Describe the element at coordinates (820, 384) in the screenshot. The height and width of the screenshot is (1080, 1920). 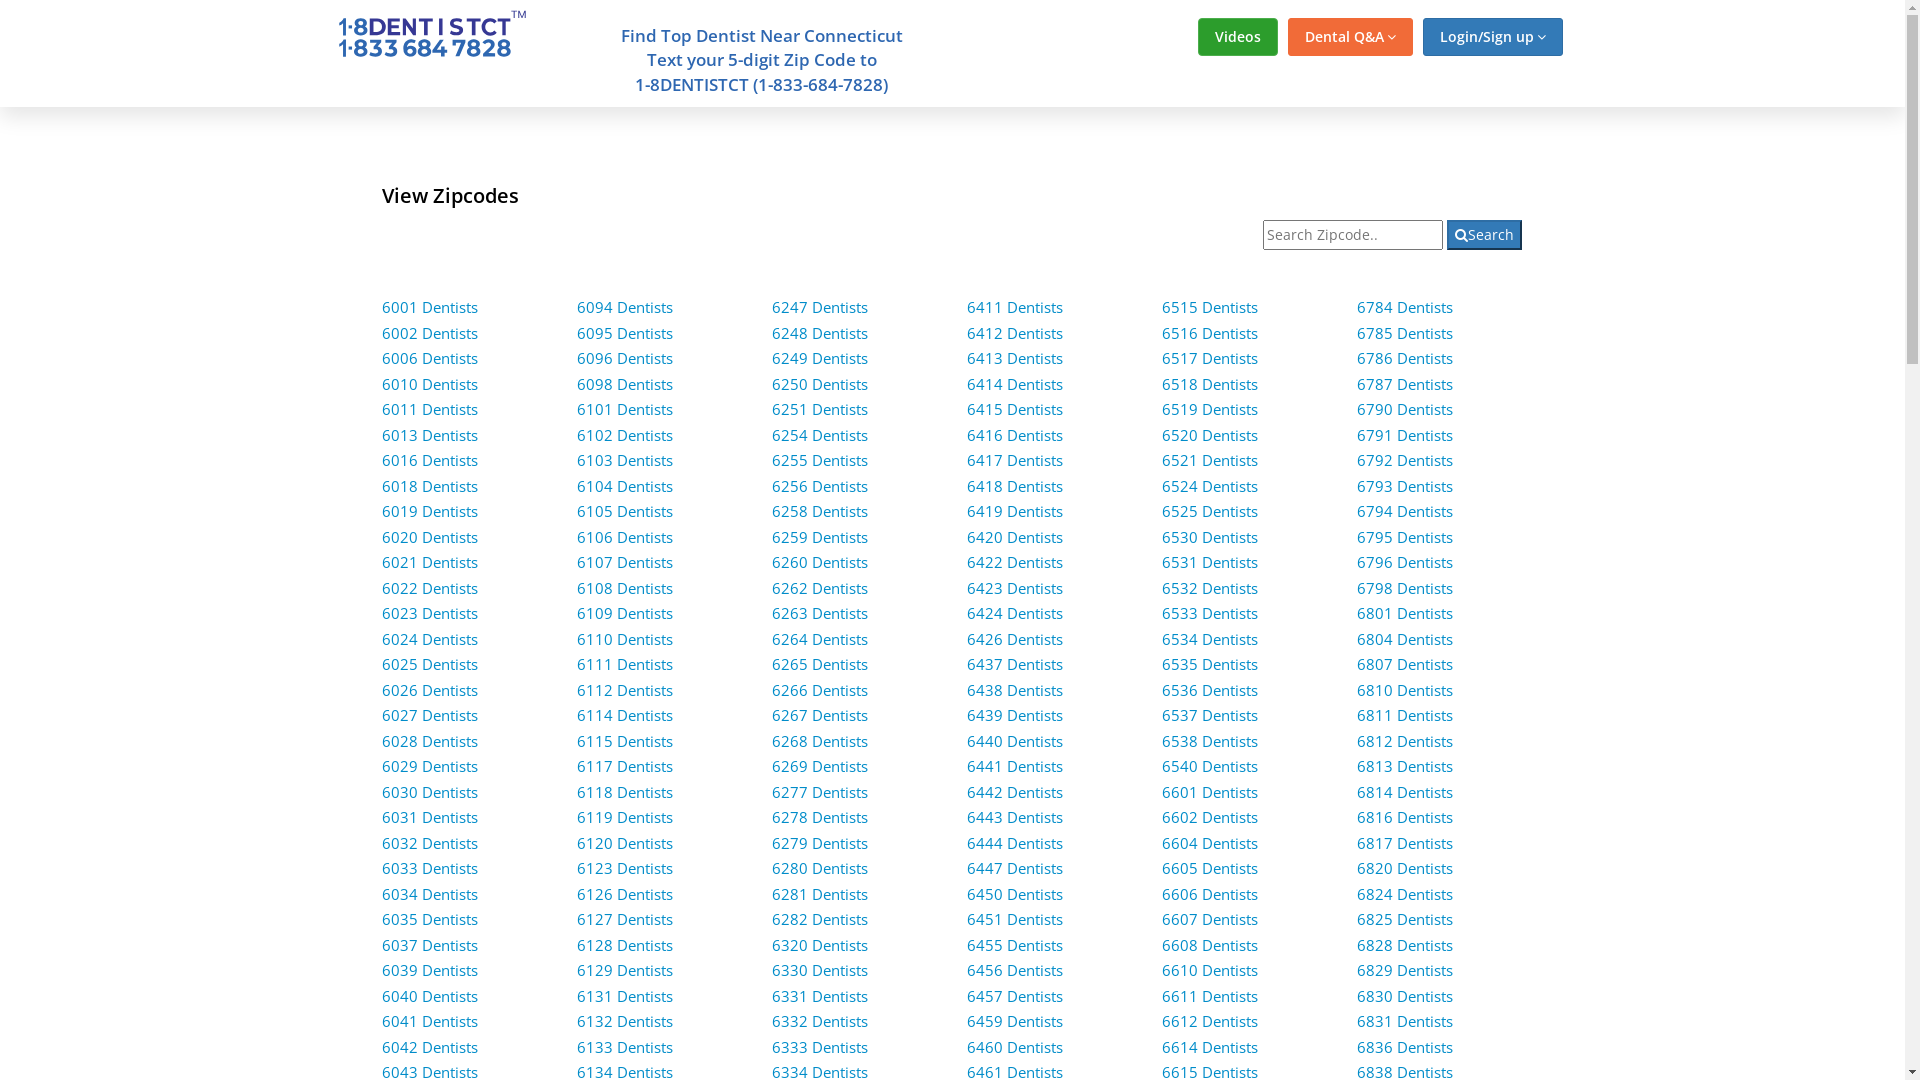
I see `'6250 Dentists'` at that location.